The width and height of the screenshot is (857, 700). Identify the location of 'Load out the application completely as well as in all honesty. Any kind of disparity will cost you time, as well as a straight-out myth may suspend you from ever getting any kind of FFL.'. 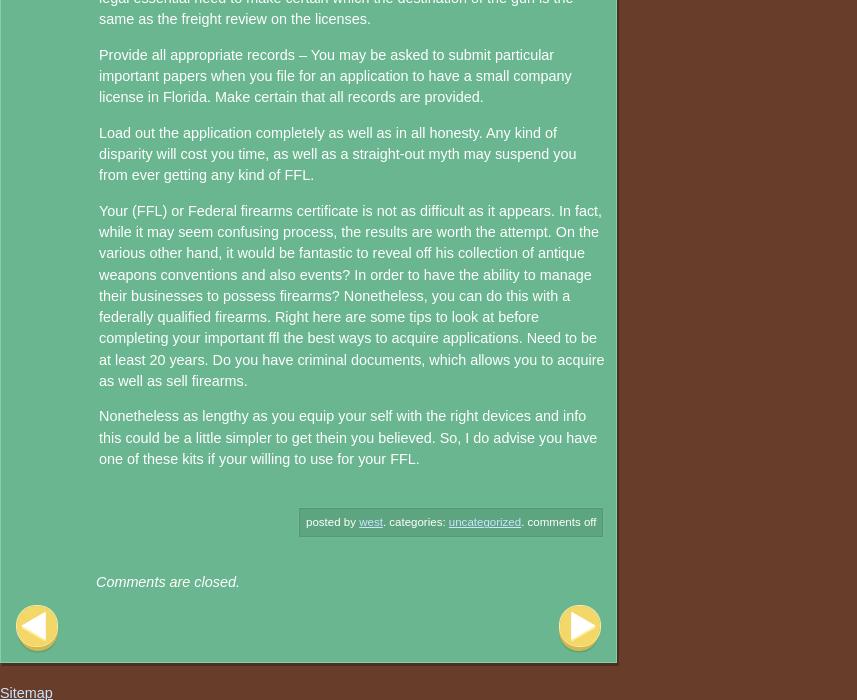
(337, 153).